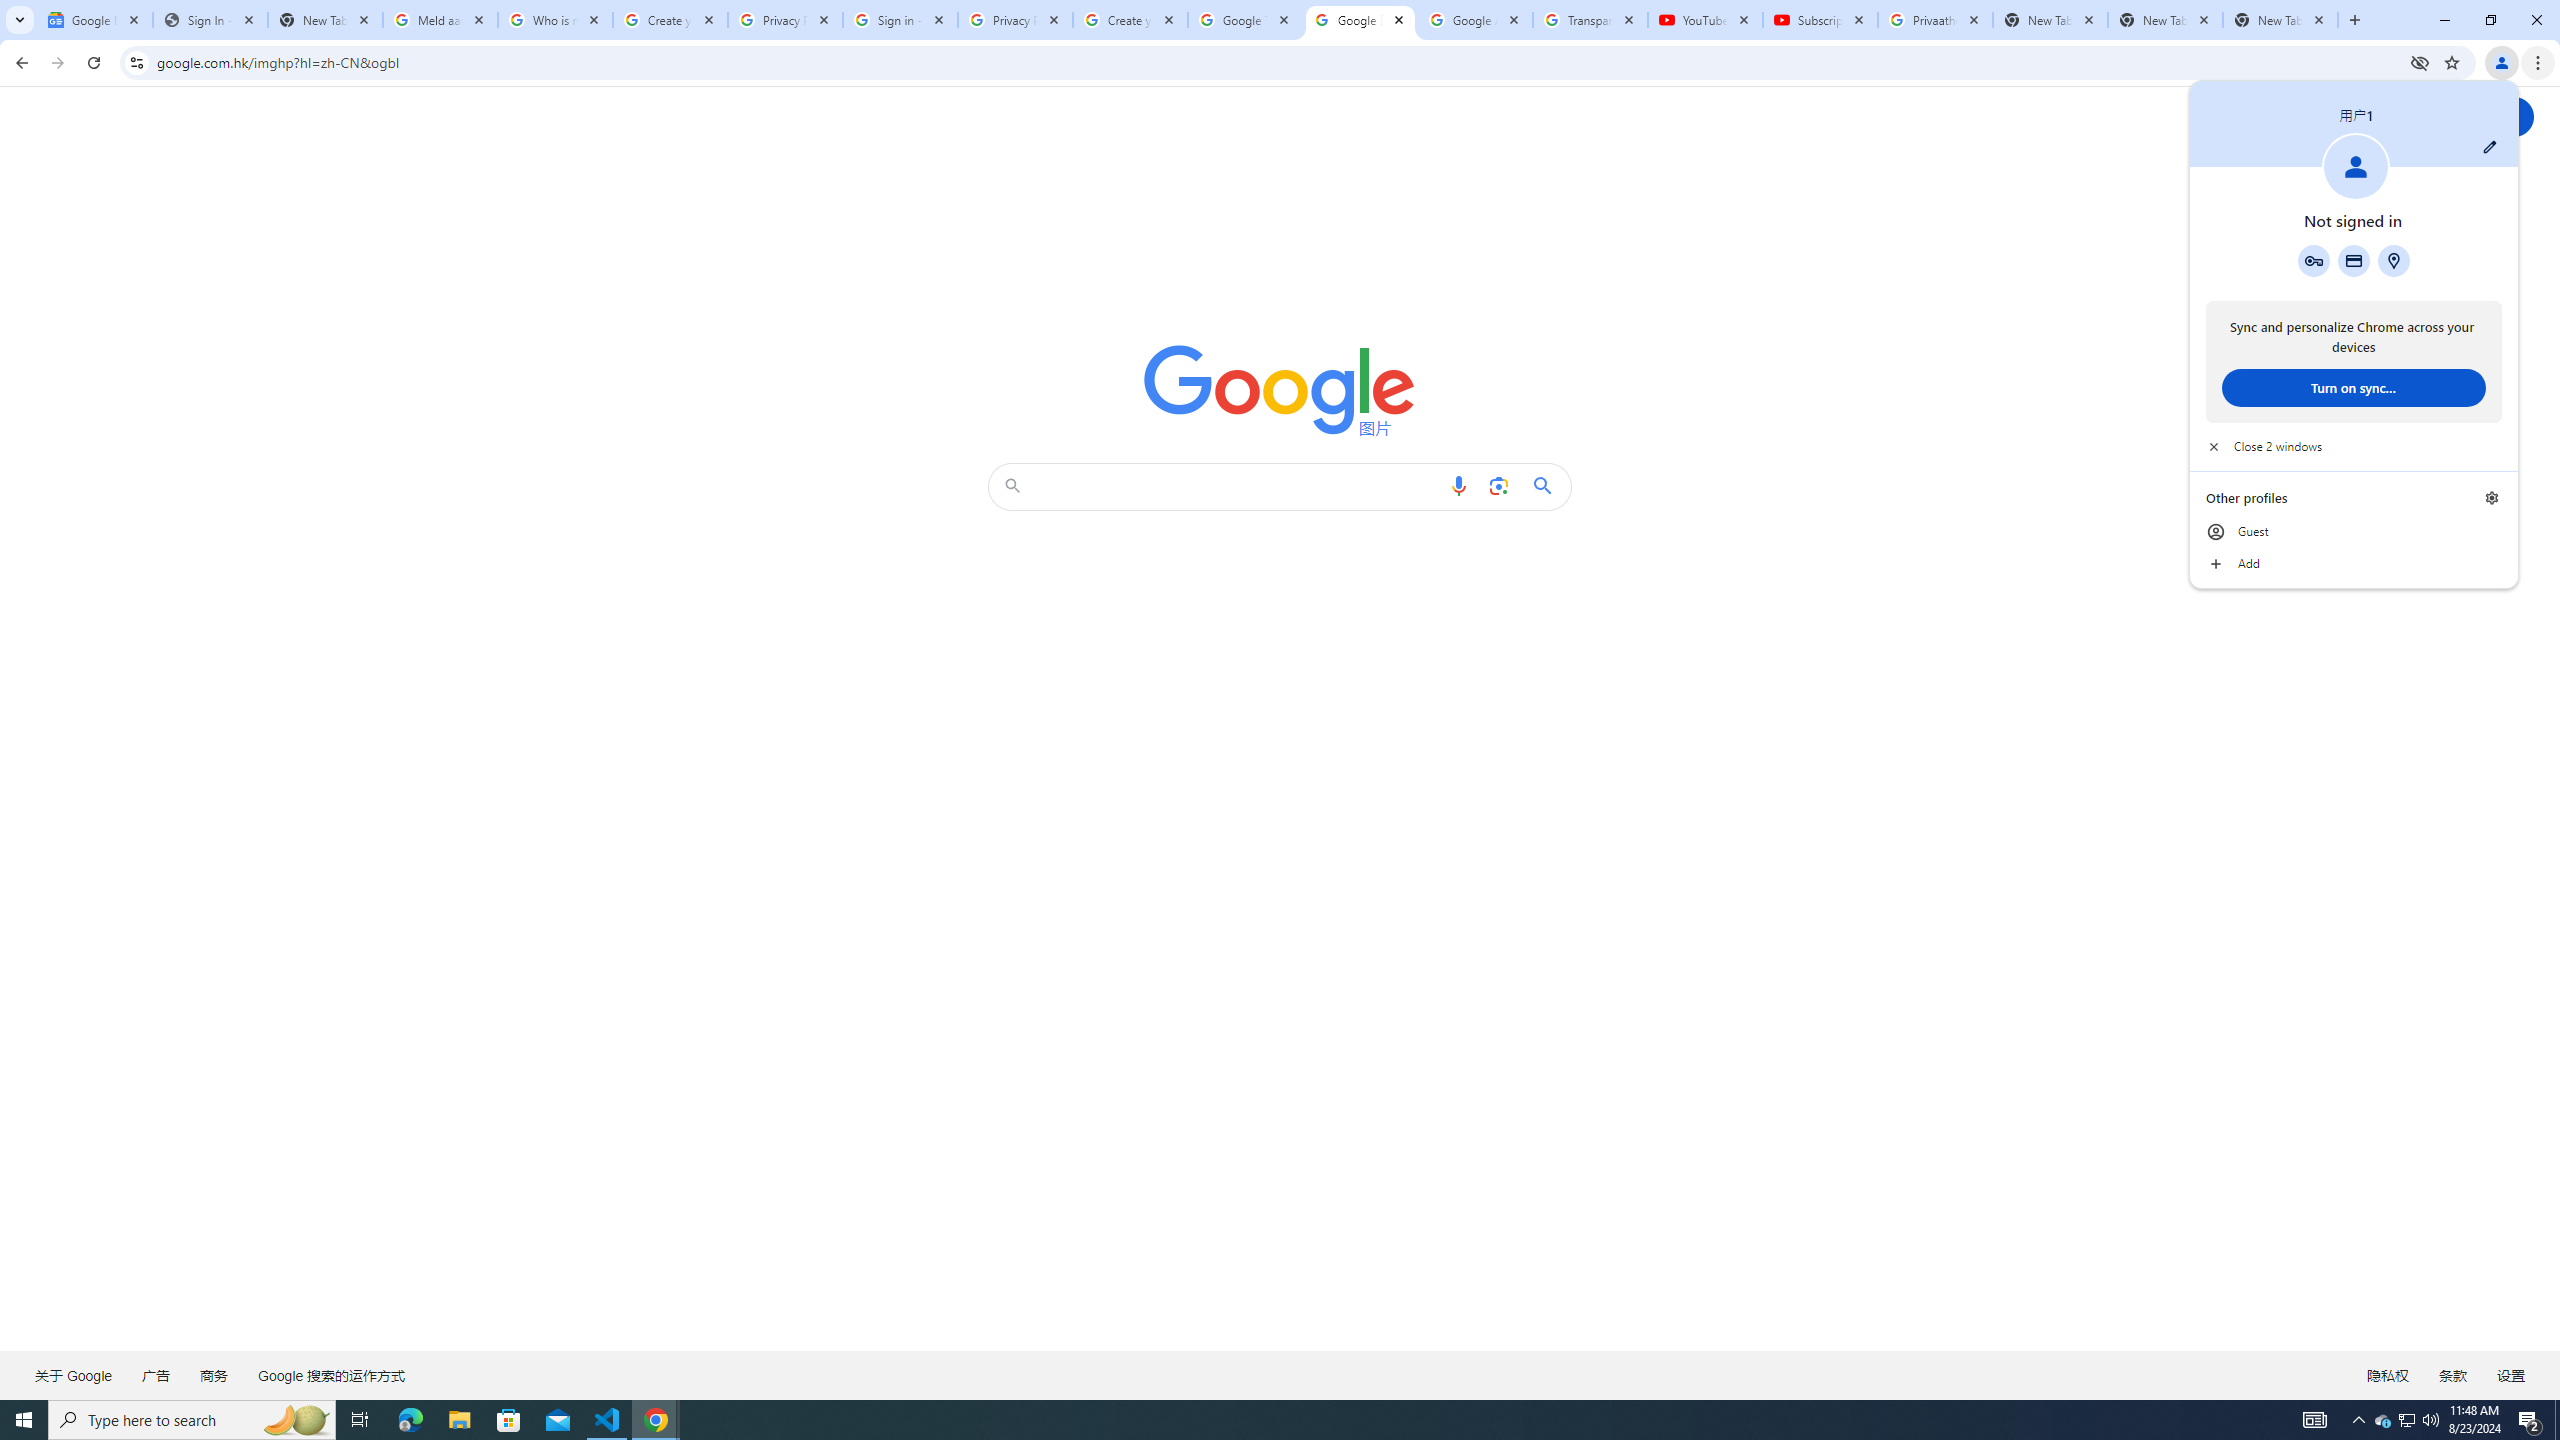 The height and width of the screenshot is (1440, 2560). I want to click on 'Task View', so click(358, 1418).